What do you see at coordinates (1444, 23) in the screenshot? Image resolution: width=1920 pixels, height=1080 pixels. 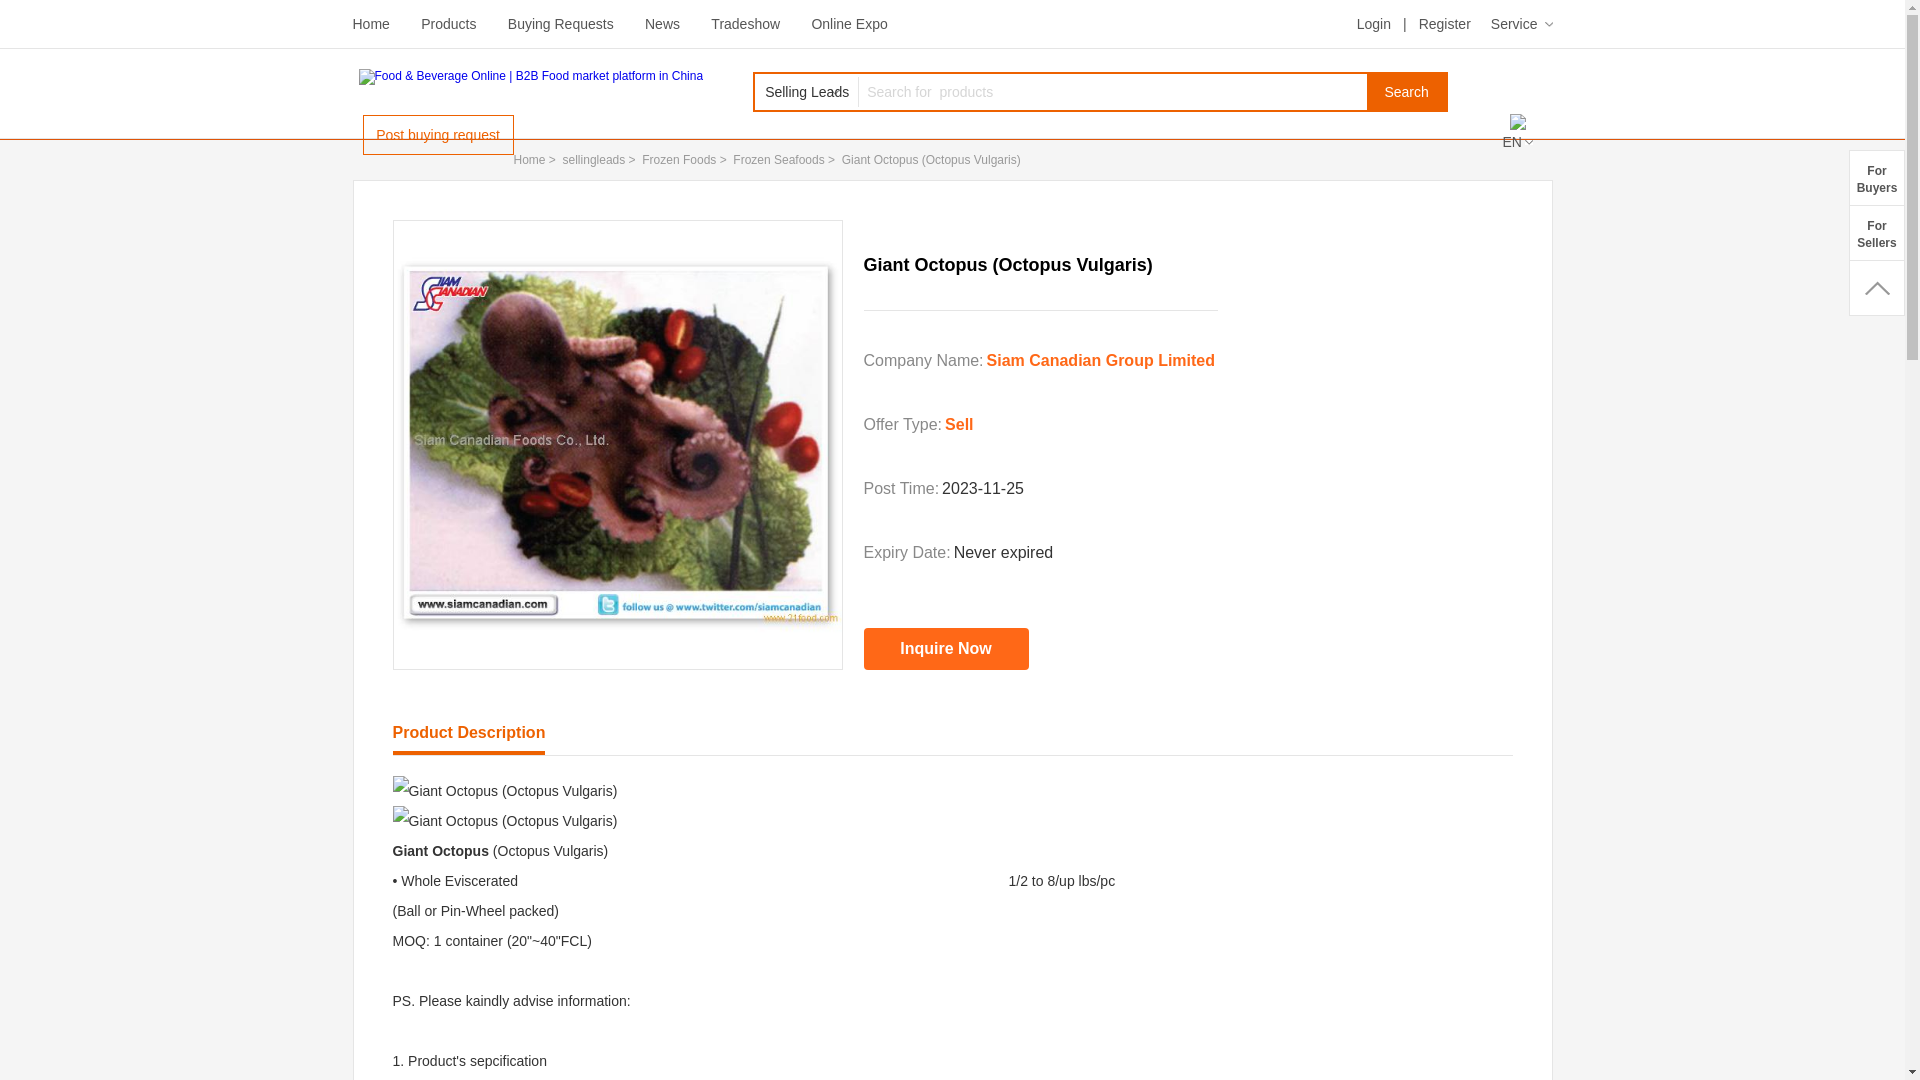 I see `'Register'` at bounding box center [1444, 23].